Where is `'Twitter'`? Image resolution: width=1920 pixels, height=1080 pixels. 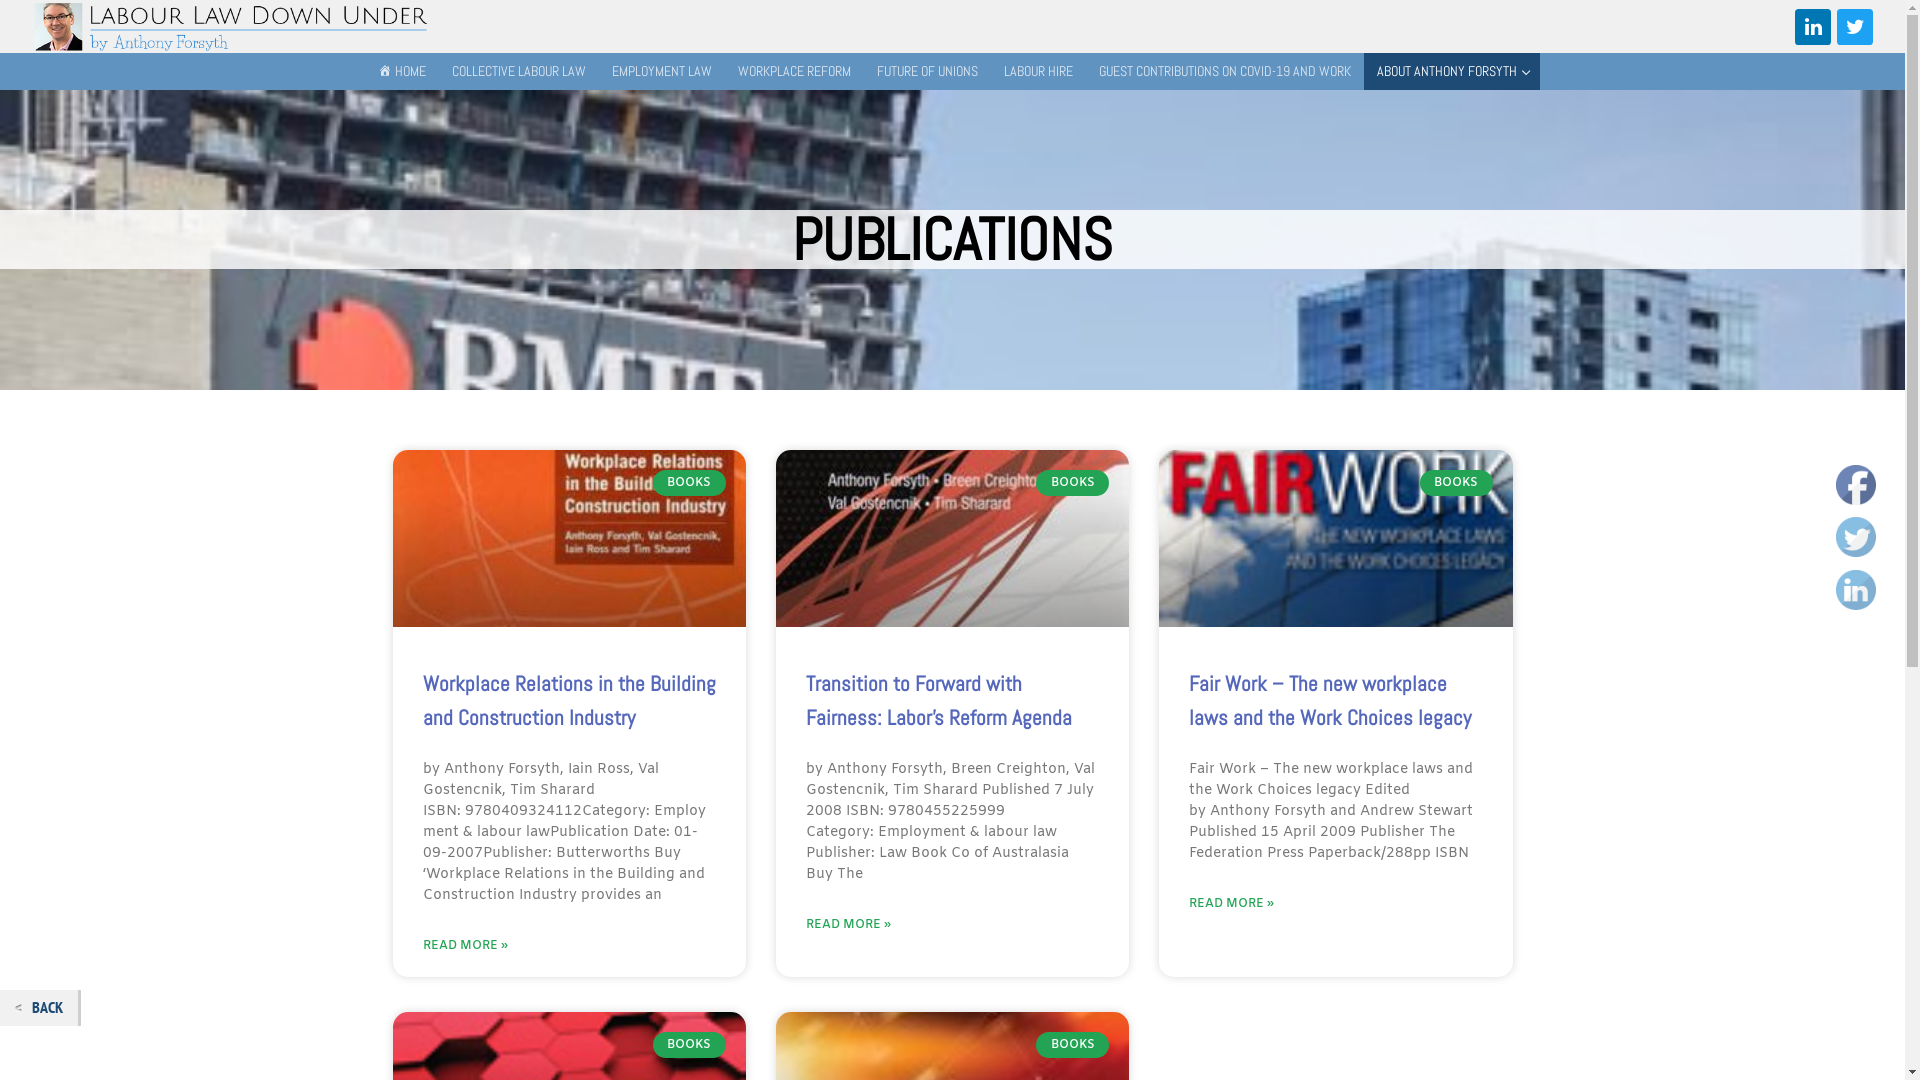 'Twitter' is located at coordinates (1855, 535).